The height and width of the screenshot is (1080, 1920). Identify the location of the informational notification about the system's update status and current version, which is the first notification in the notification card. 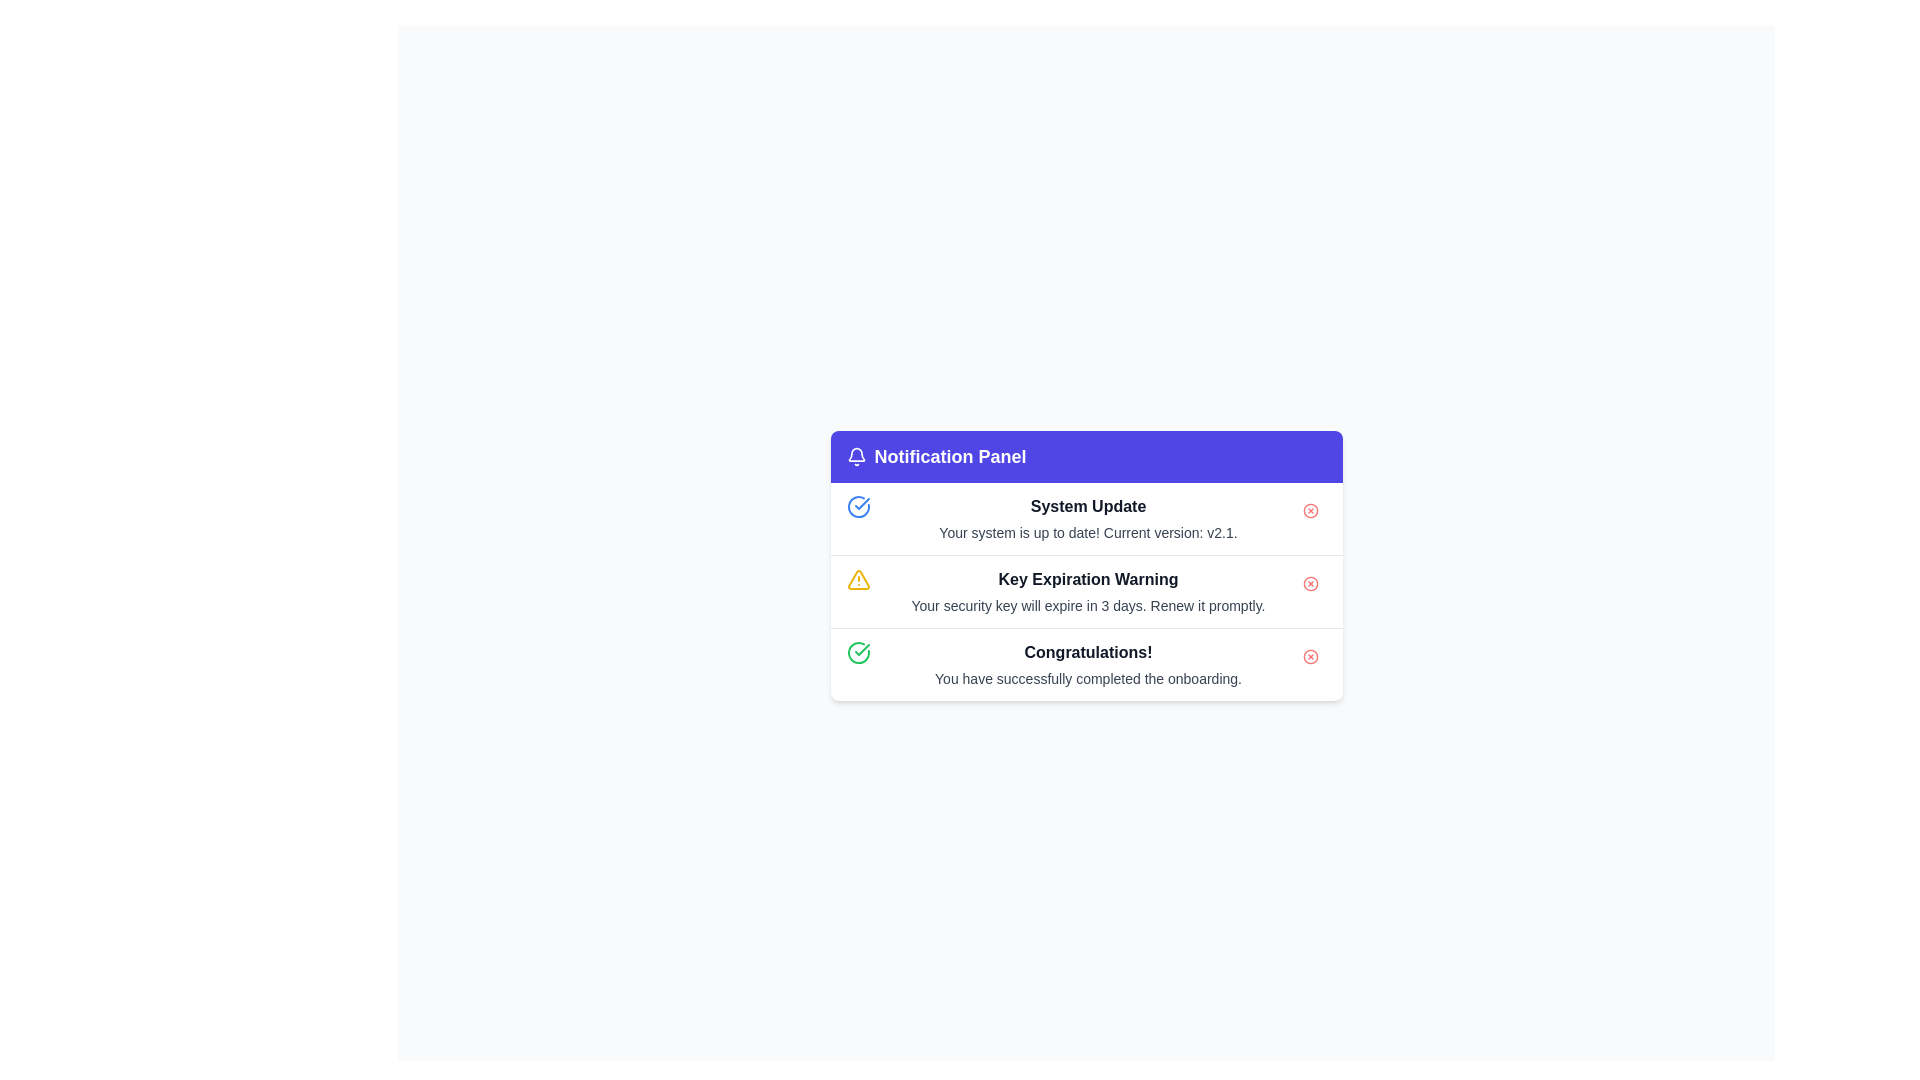
(1087, 518).